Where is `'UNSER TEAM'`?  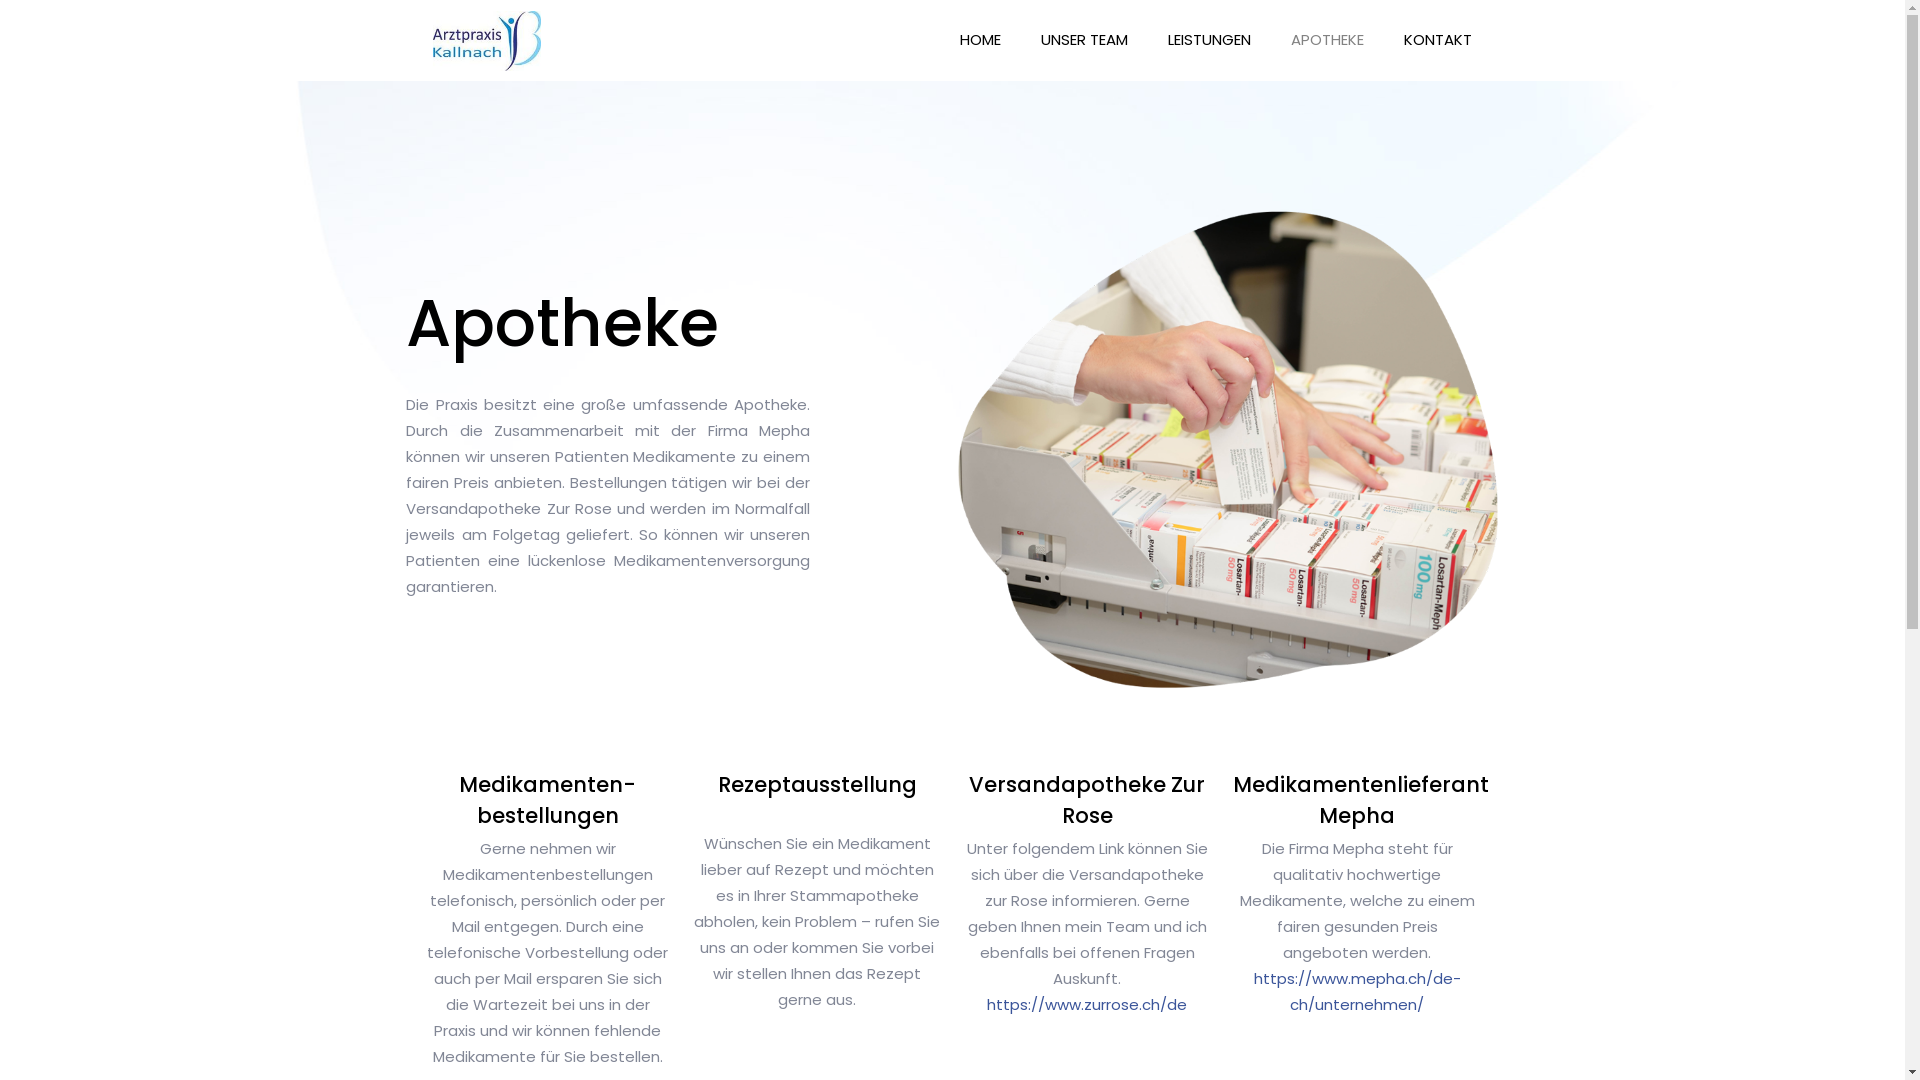
'UNSER TEAM' is located at coordinates (1083, 39).